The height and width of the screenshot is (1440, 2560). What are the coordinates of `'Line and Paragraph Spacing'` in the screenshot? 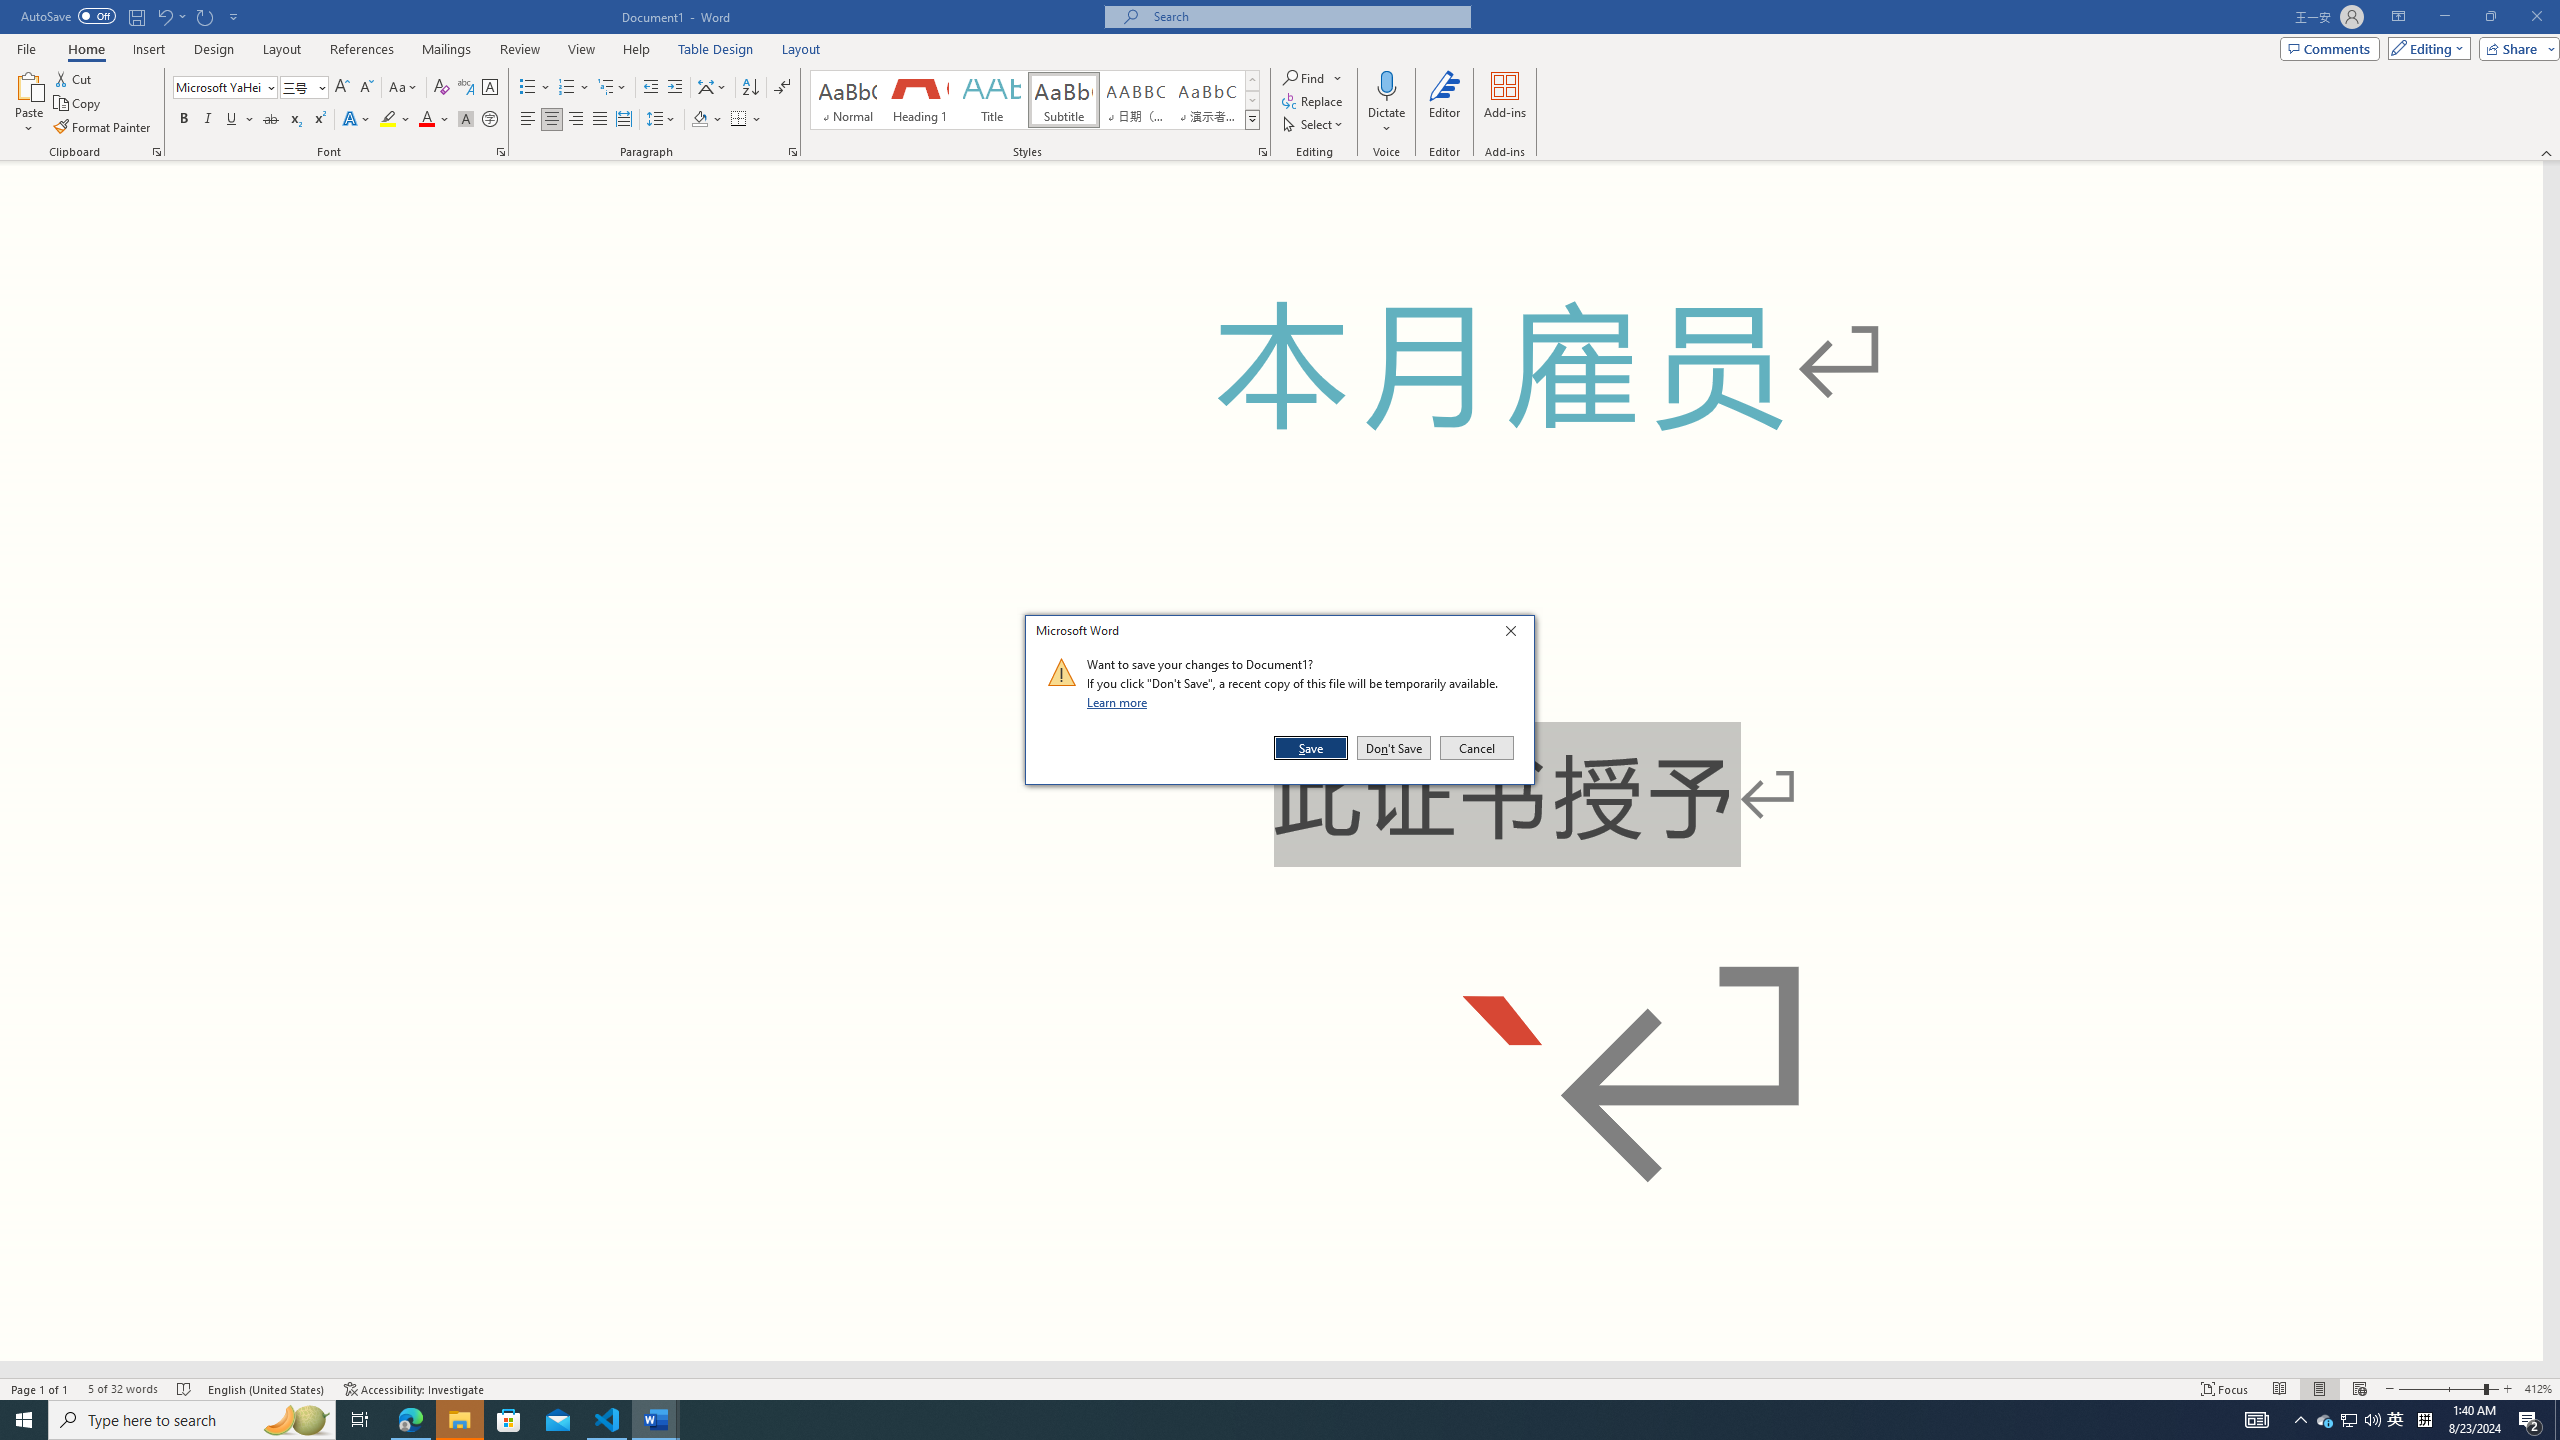 It's located at (663, 118).